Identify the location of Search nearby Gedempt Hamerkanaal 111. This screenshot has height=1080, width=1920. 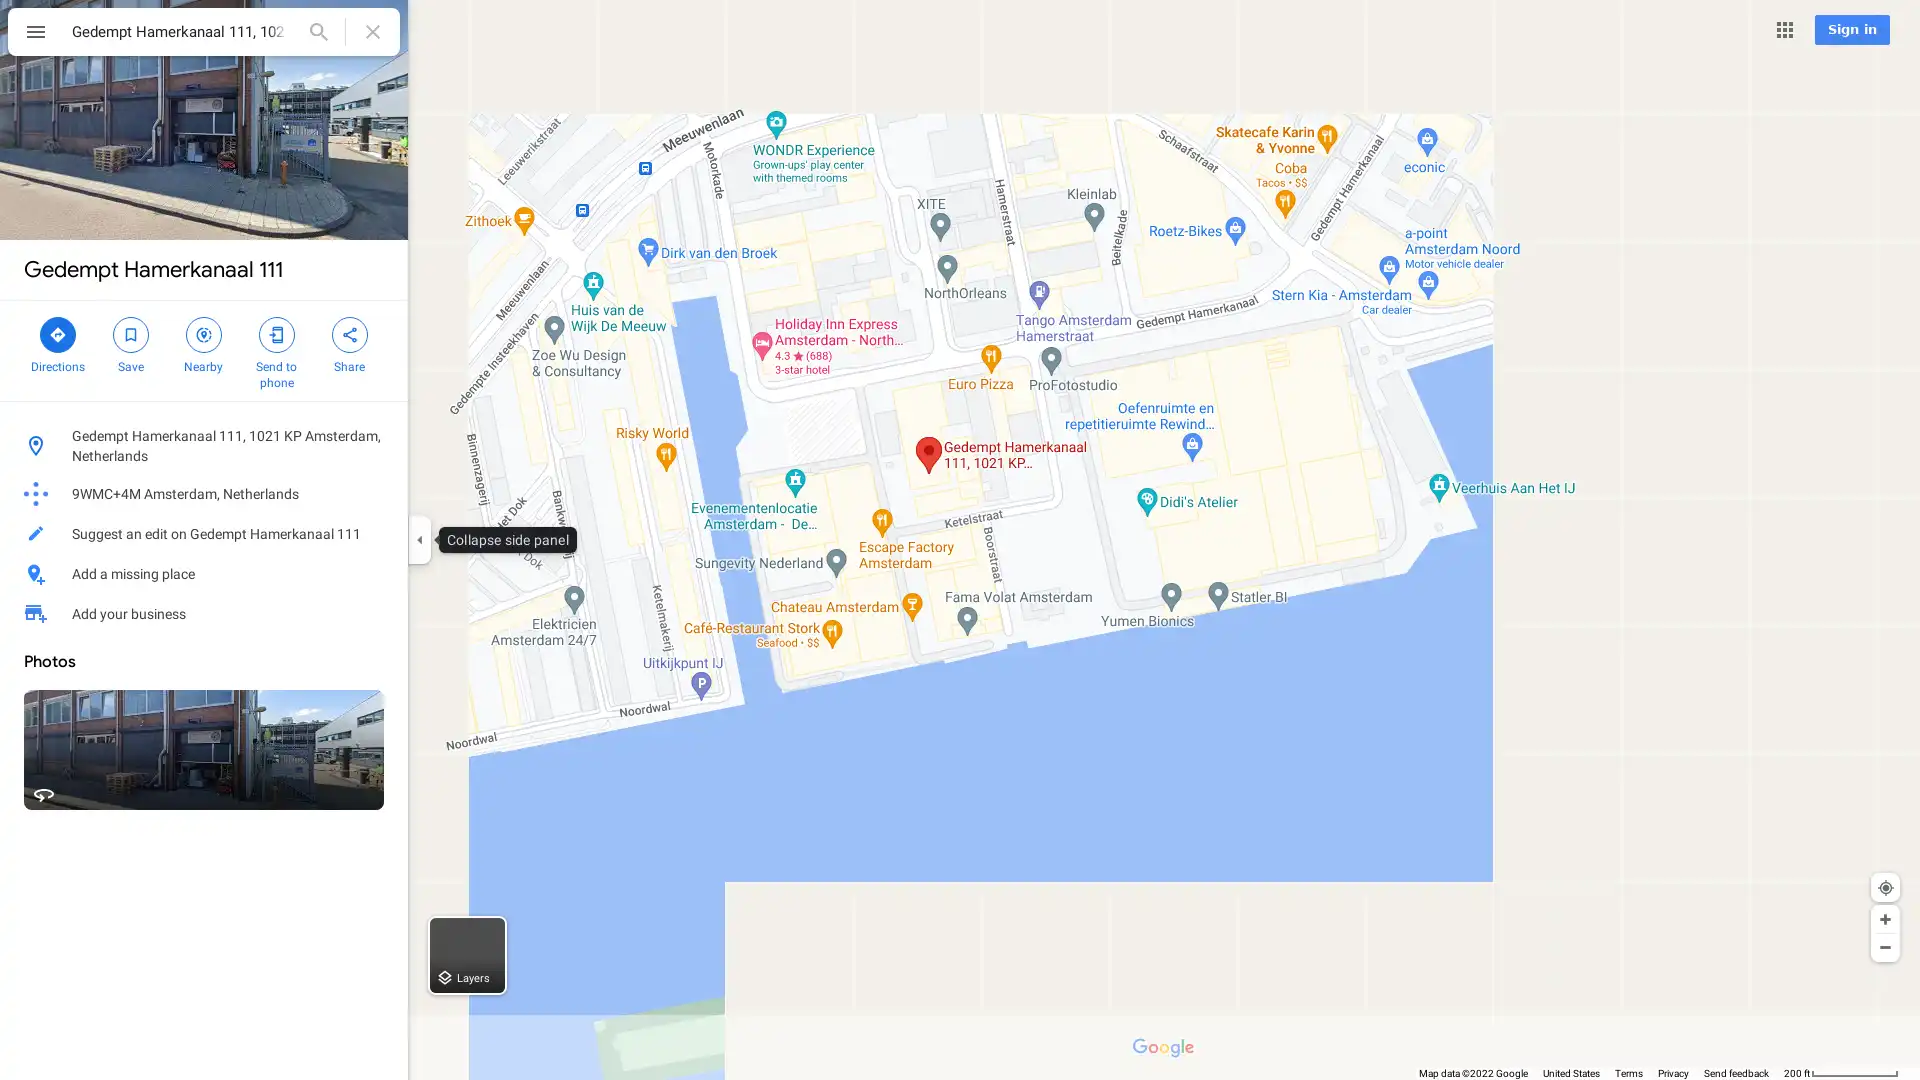
(203, 342).